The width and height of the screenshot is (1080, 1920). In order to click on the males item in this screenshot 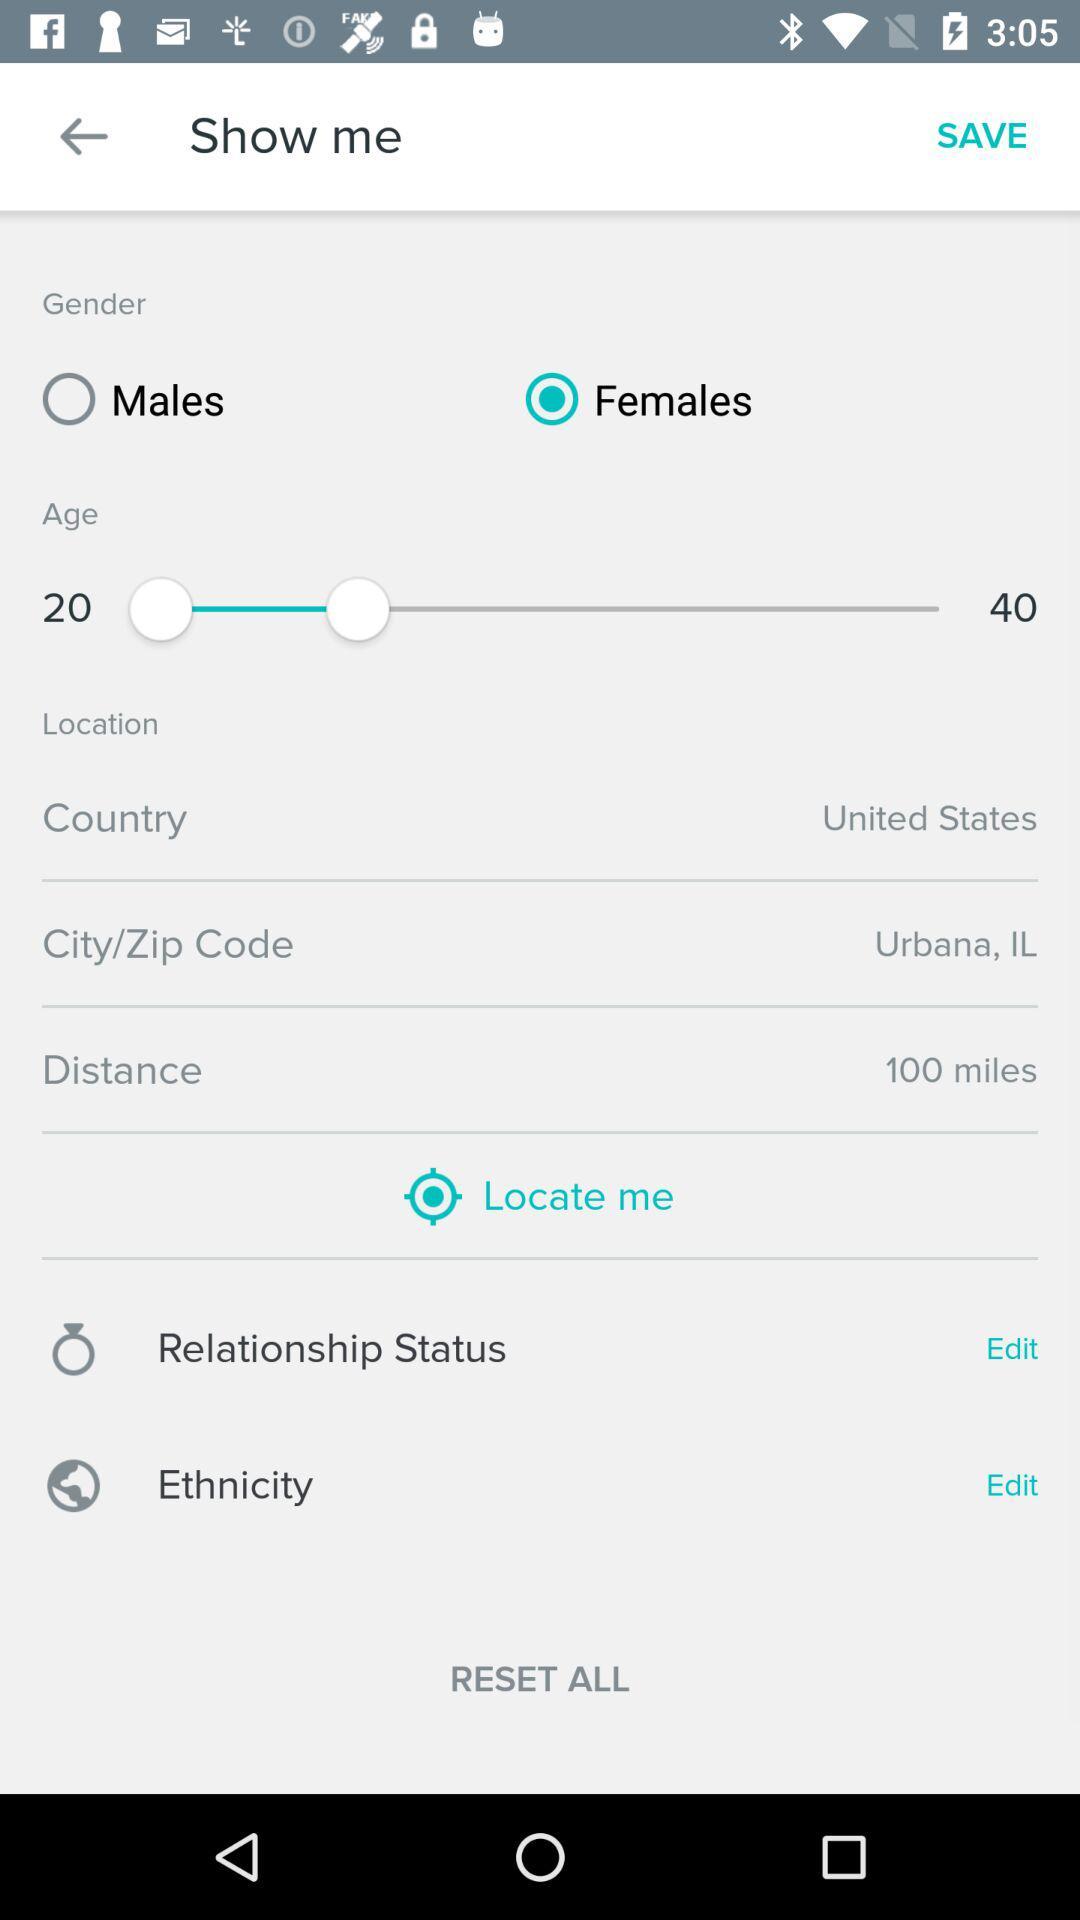, I will do `click(126, 398)`.